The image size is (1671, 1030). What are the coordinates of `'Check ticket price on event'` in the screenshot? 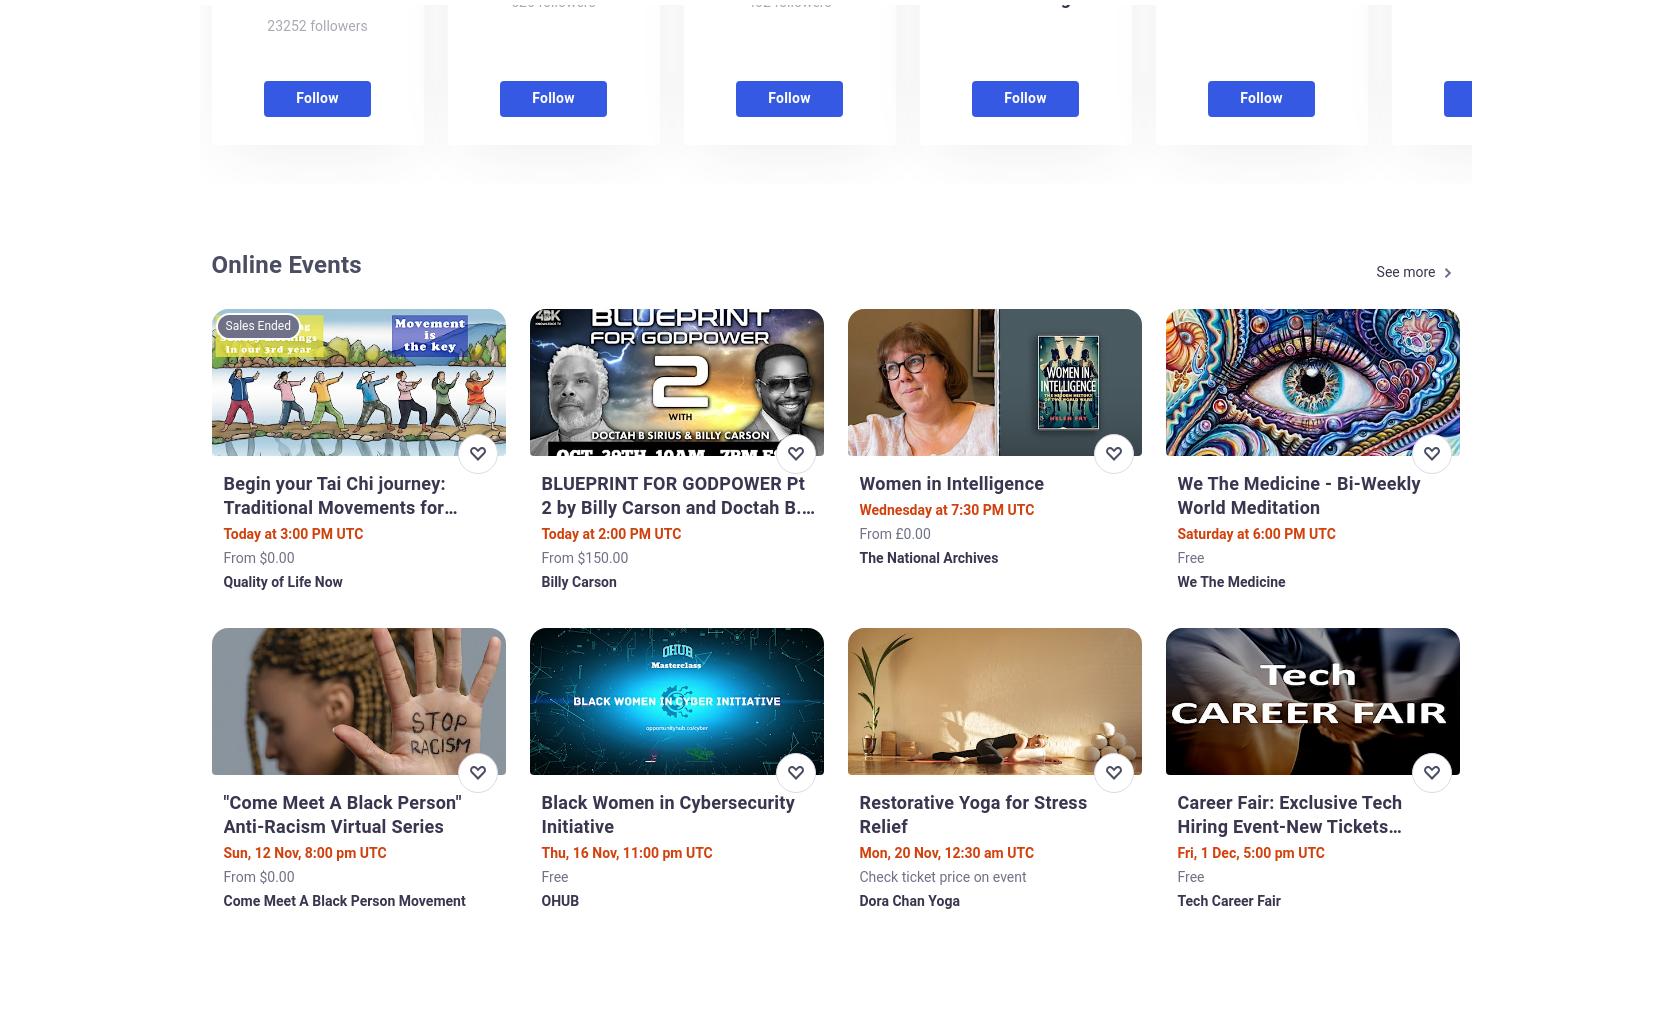 It's located at (942, 876).